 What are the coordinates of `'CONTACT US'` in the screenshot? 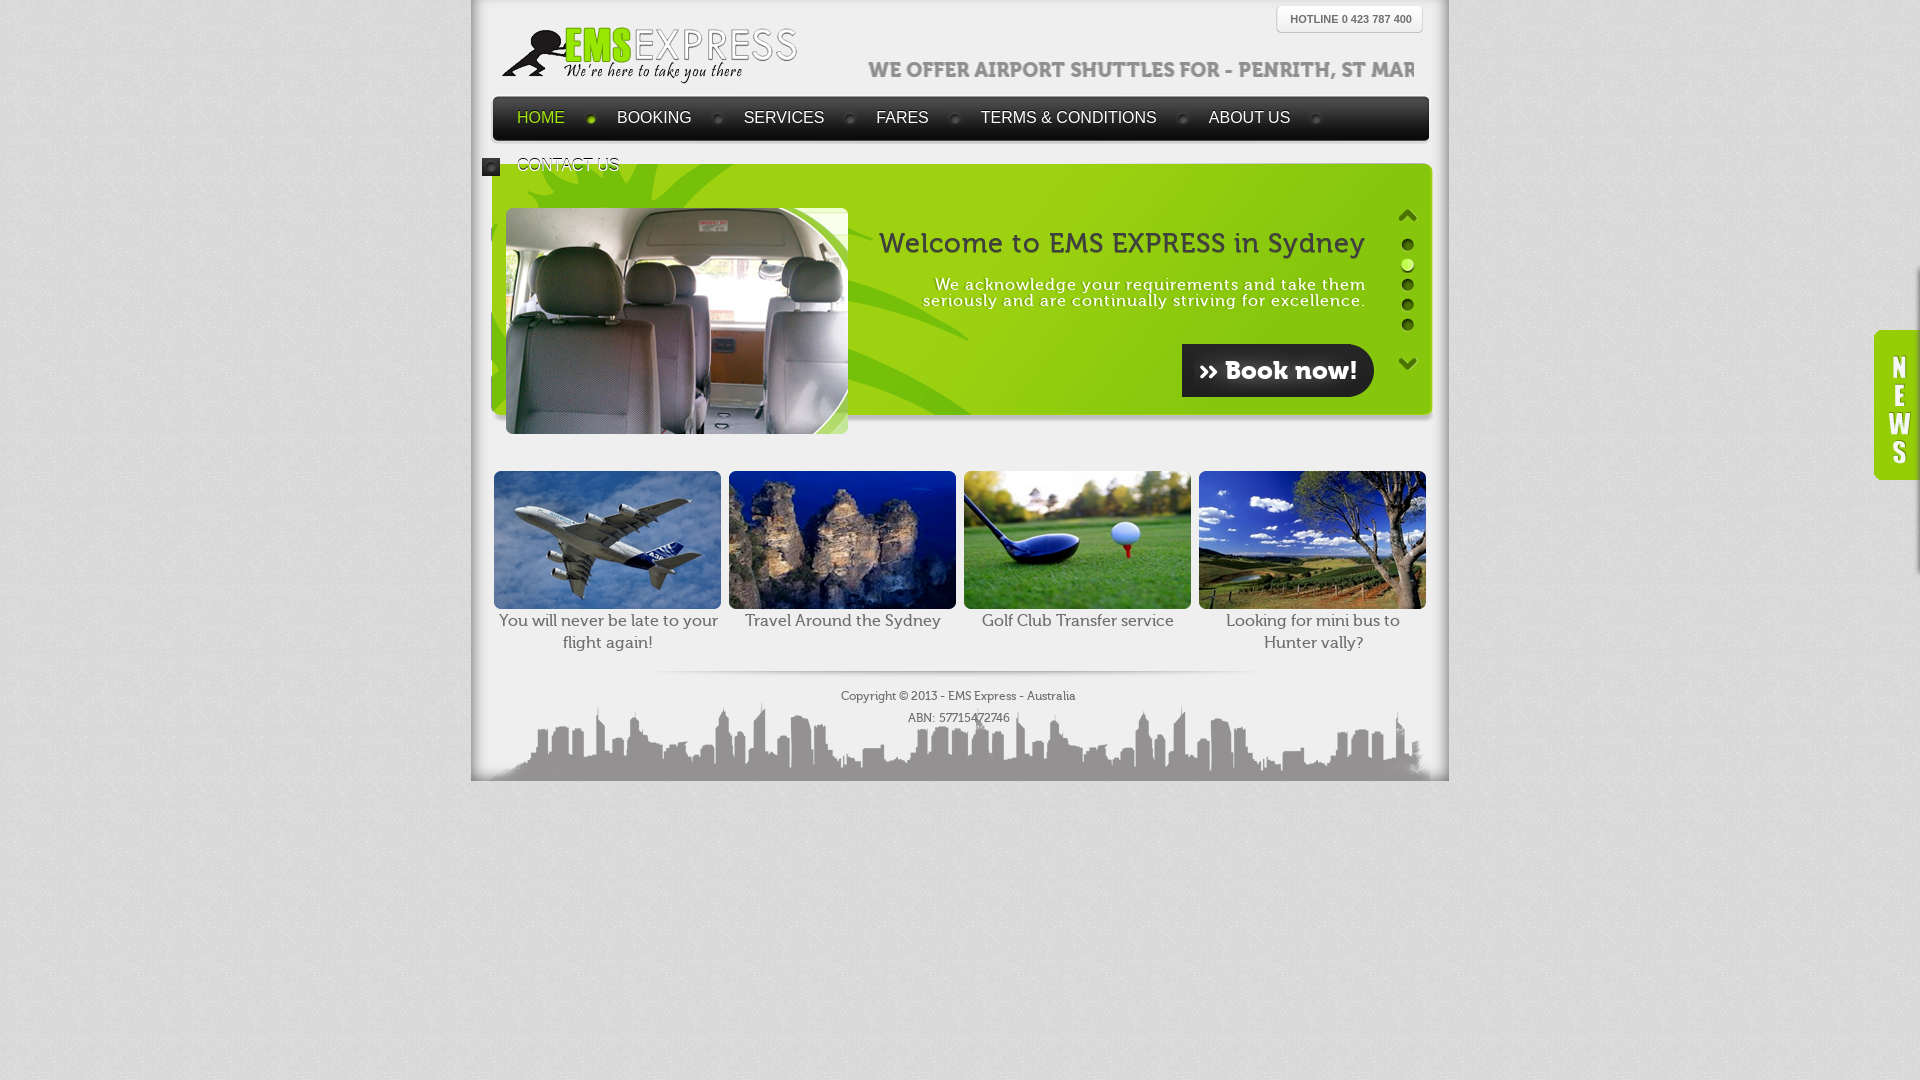 It's located at (573, 164).